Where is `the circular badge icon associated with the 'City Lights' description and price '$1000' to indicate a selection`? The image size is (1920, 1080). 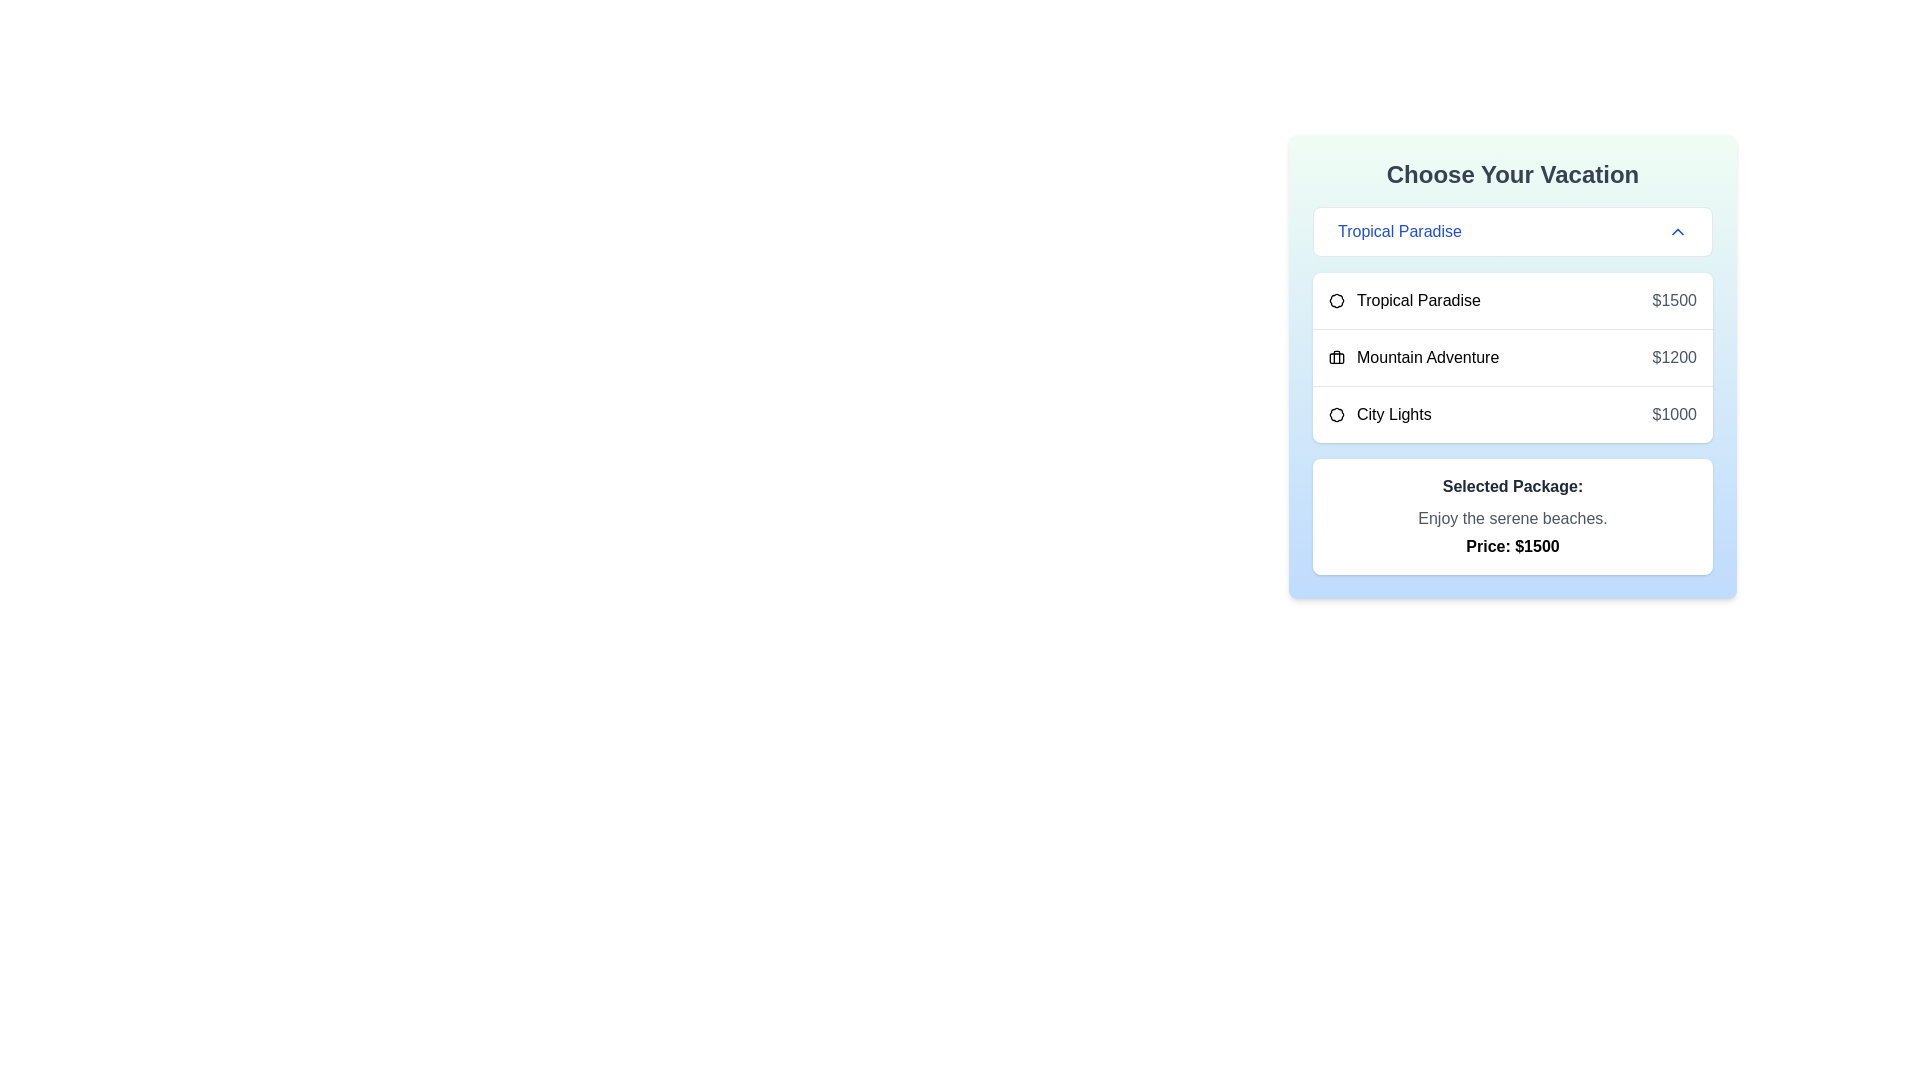 the circular badge icon associated with the 'City Lights' description and price '$1000' to indicate a selection is located at coordinates (1335, 414).